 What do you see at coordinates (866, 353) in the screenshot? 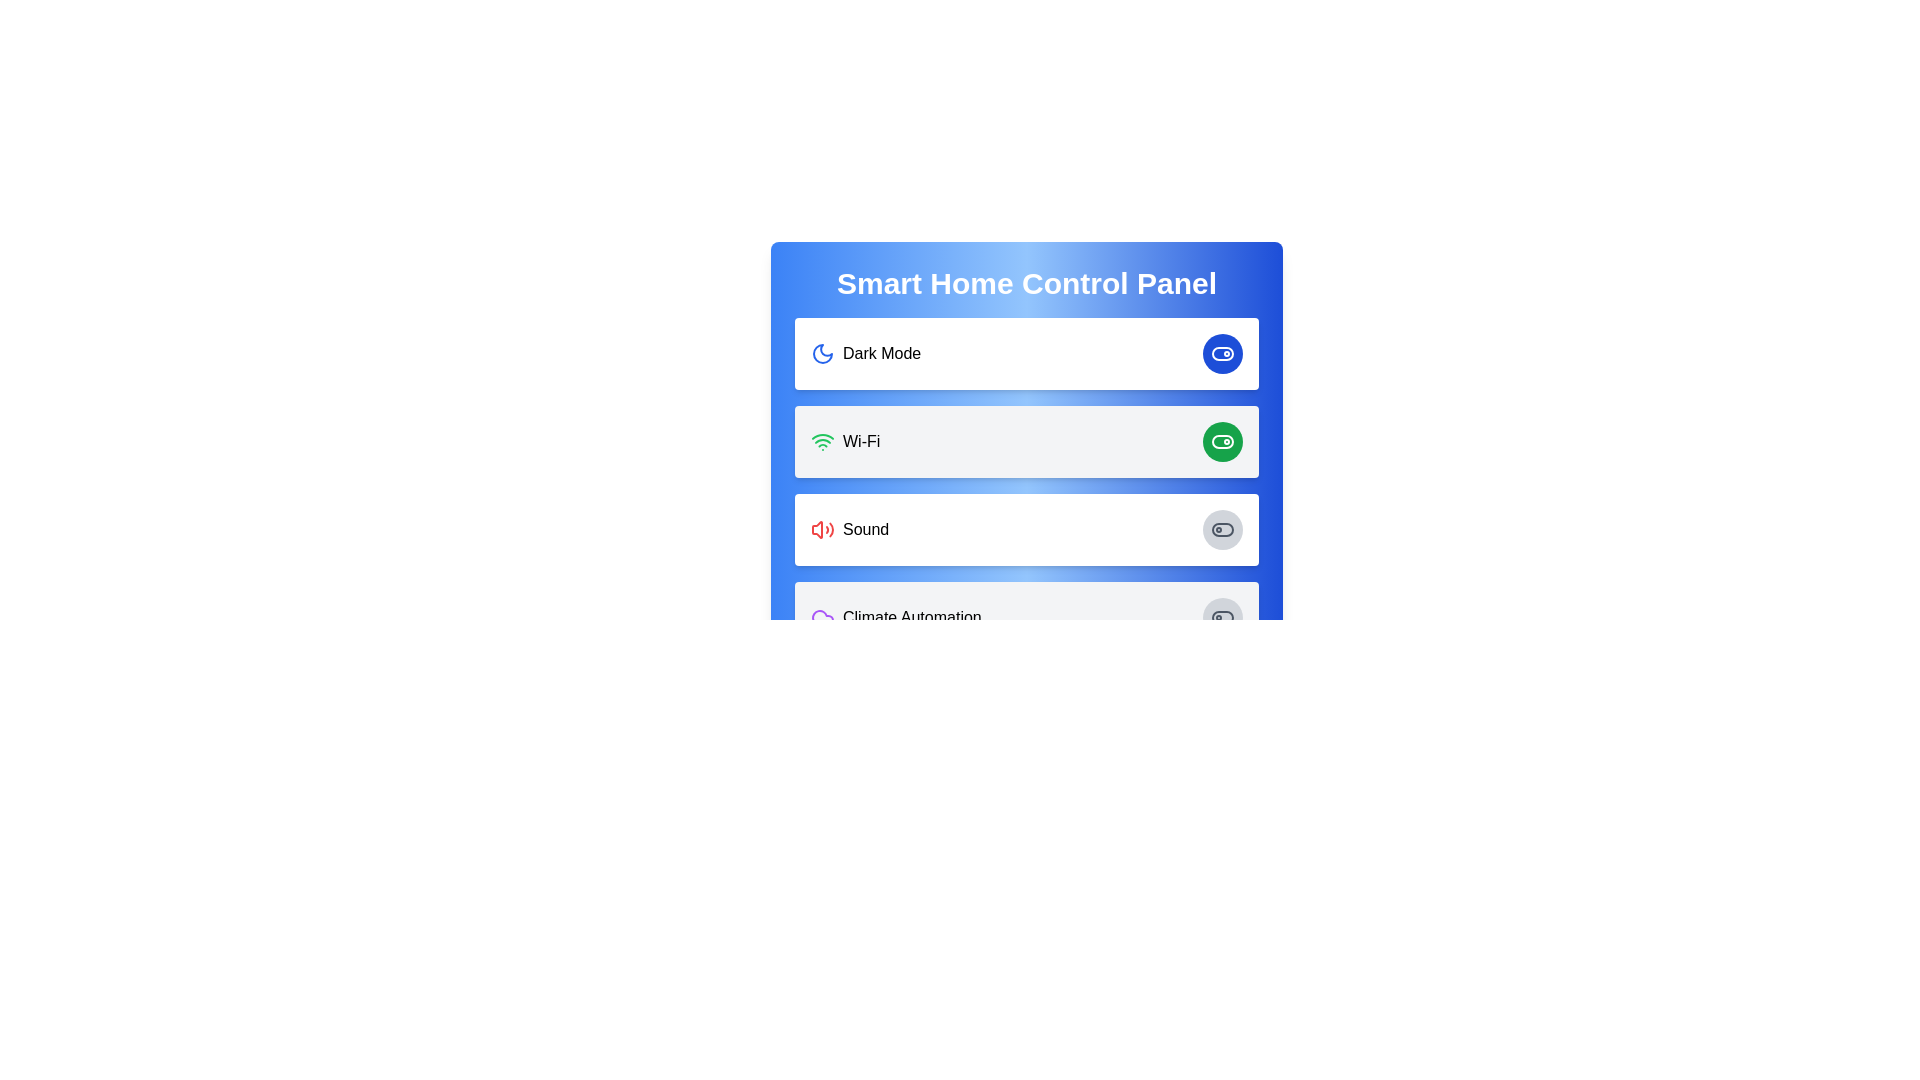
I see `the 'Dark Mode' label with a crescent moon icon located near the top-left corner of the settings section` at bounding box center [866, 353].